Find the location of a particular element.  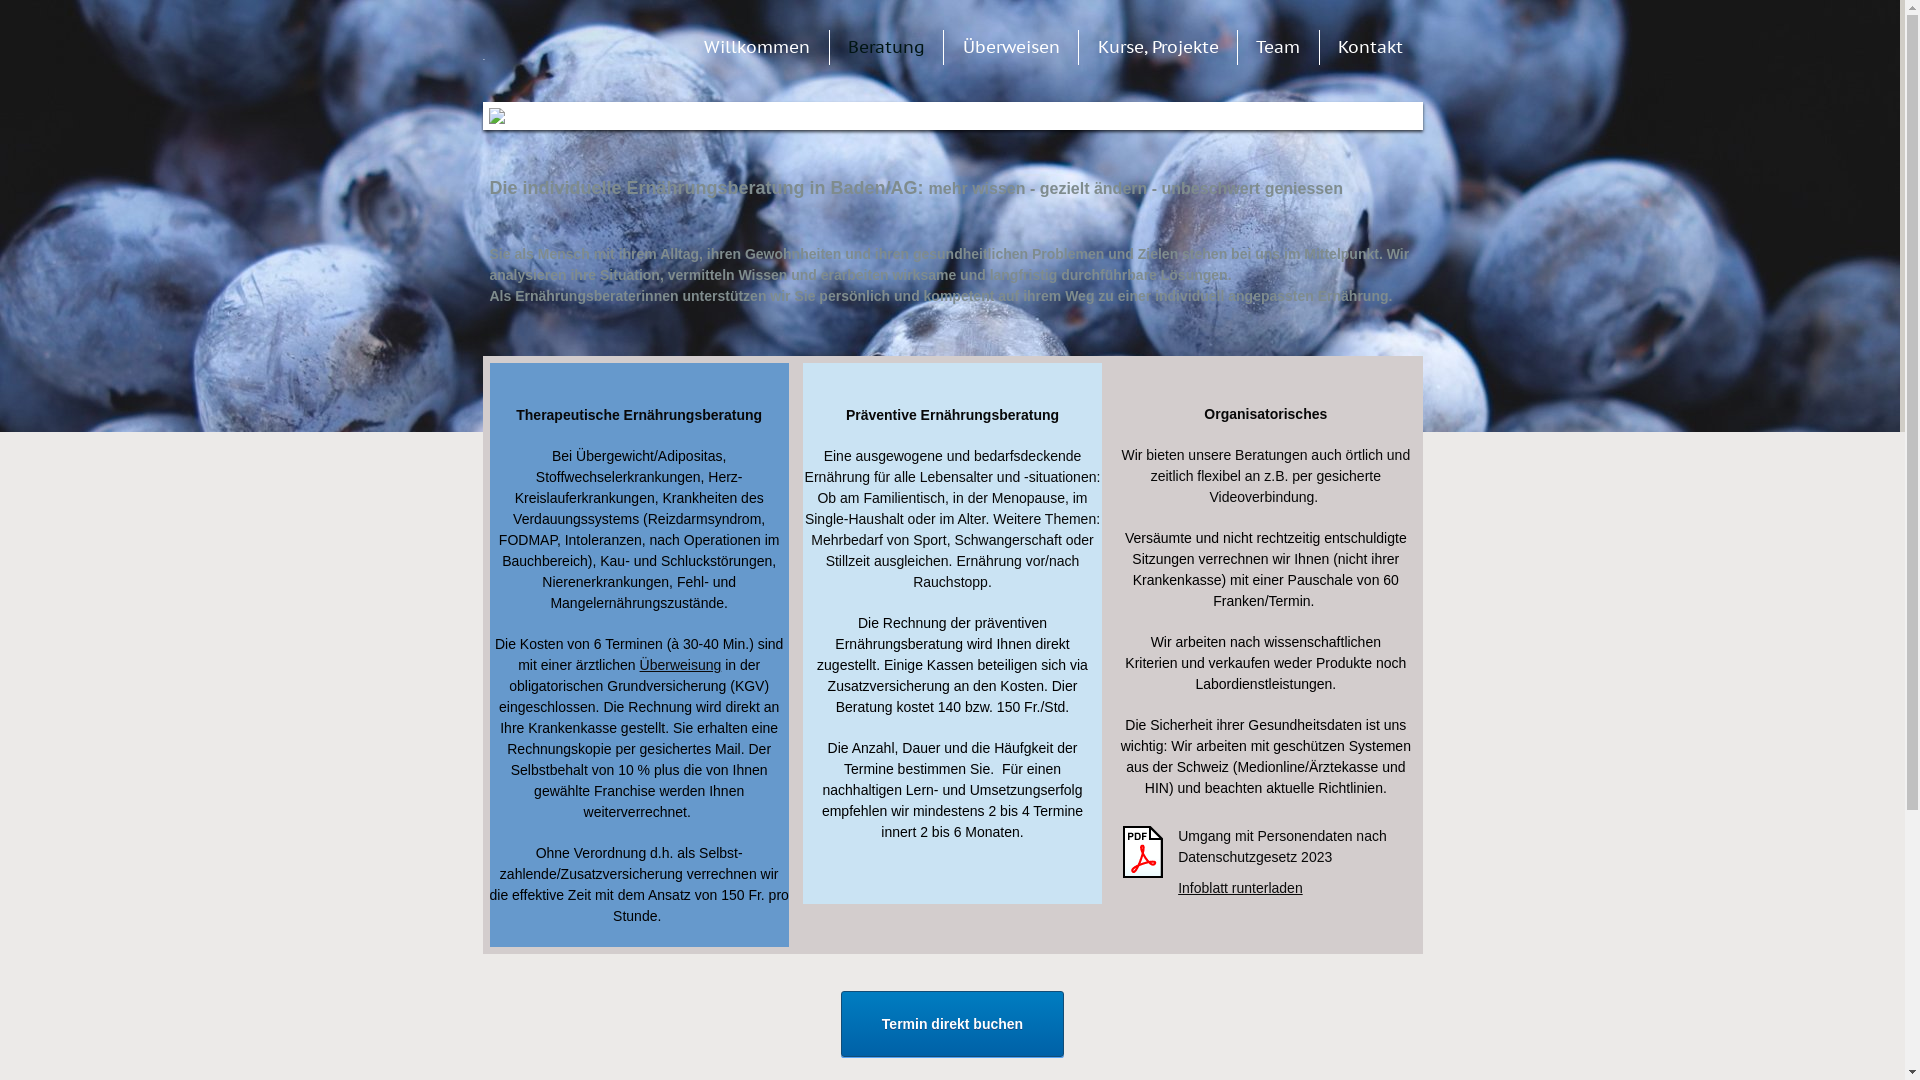

'Team' is located at coordinates (1276, 45).